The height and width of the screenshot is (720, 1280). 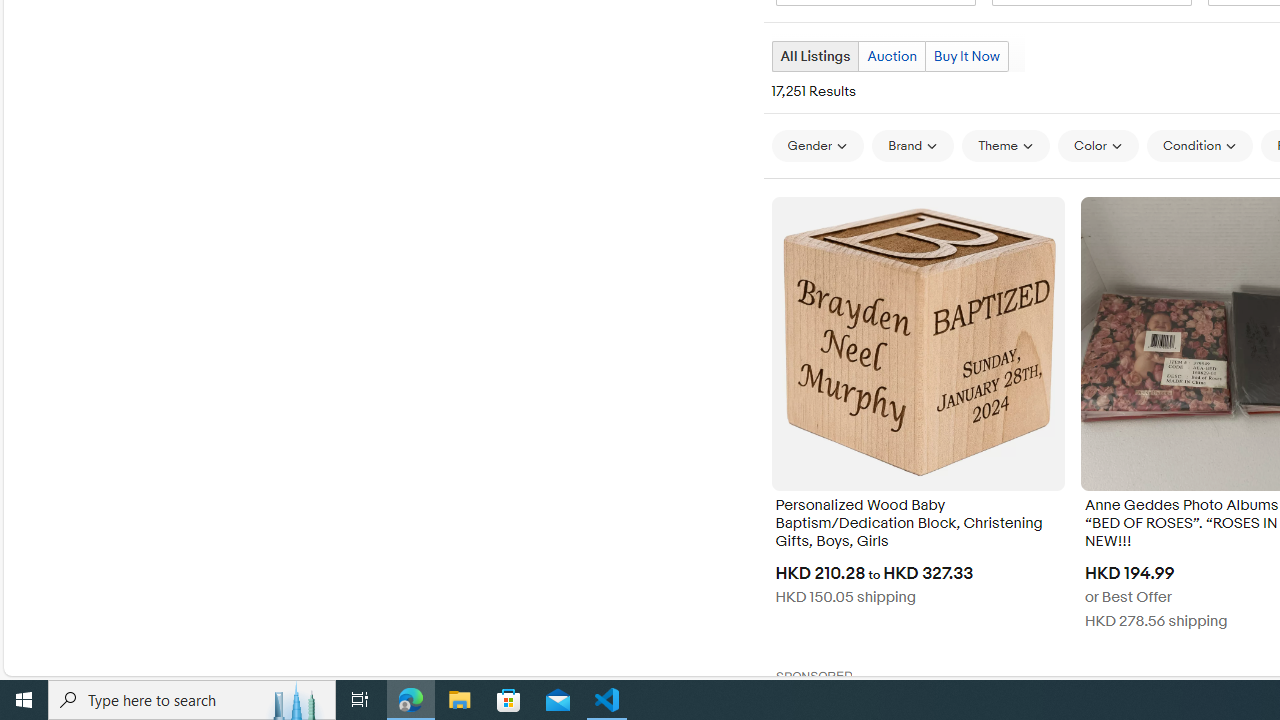 What do you see at coordinates (1200, 144) in the screenshot?
I see `'Condition'` at bounding box center [1200, 144].